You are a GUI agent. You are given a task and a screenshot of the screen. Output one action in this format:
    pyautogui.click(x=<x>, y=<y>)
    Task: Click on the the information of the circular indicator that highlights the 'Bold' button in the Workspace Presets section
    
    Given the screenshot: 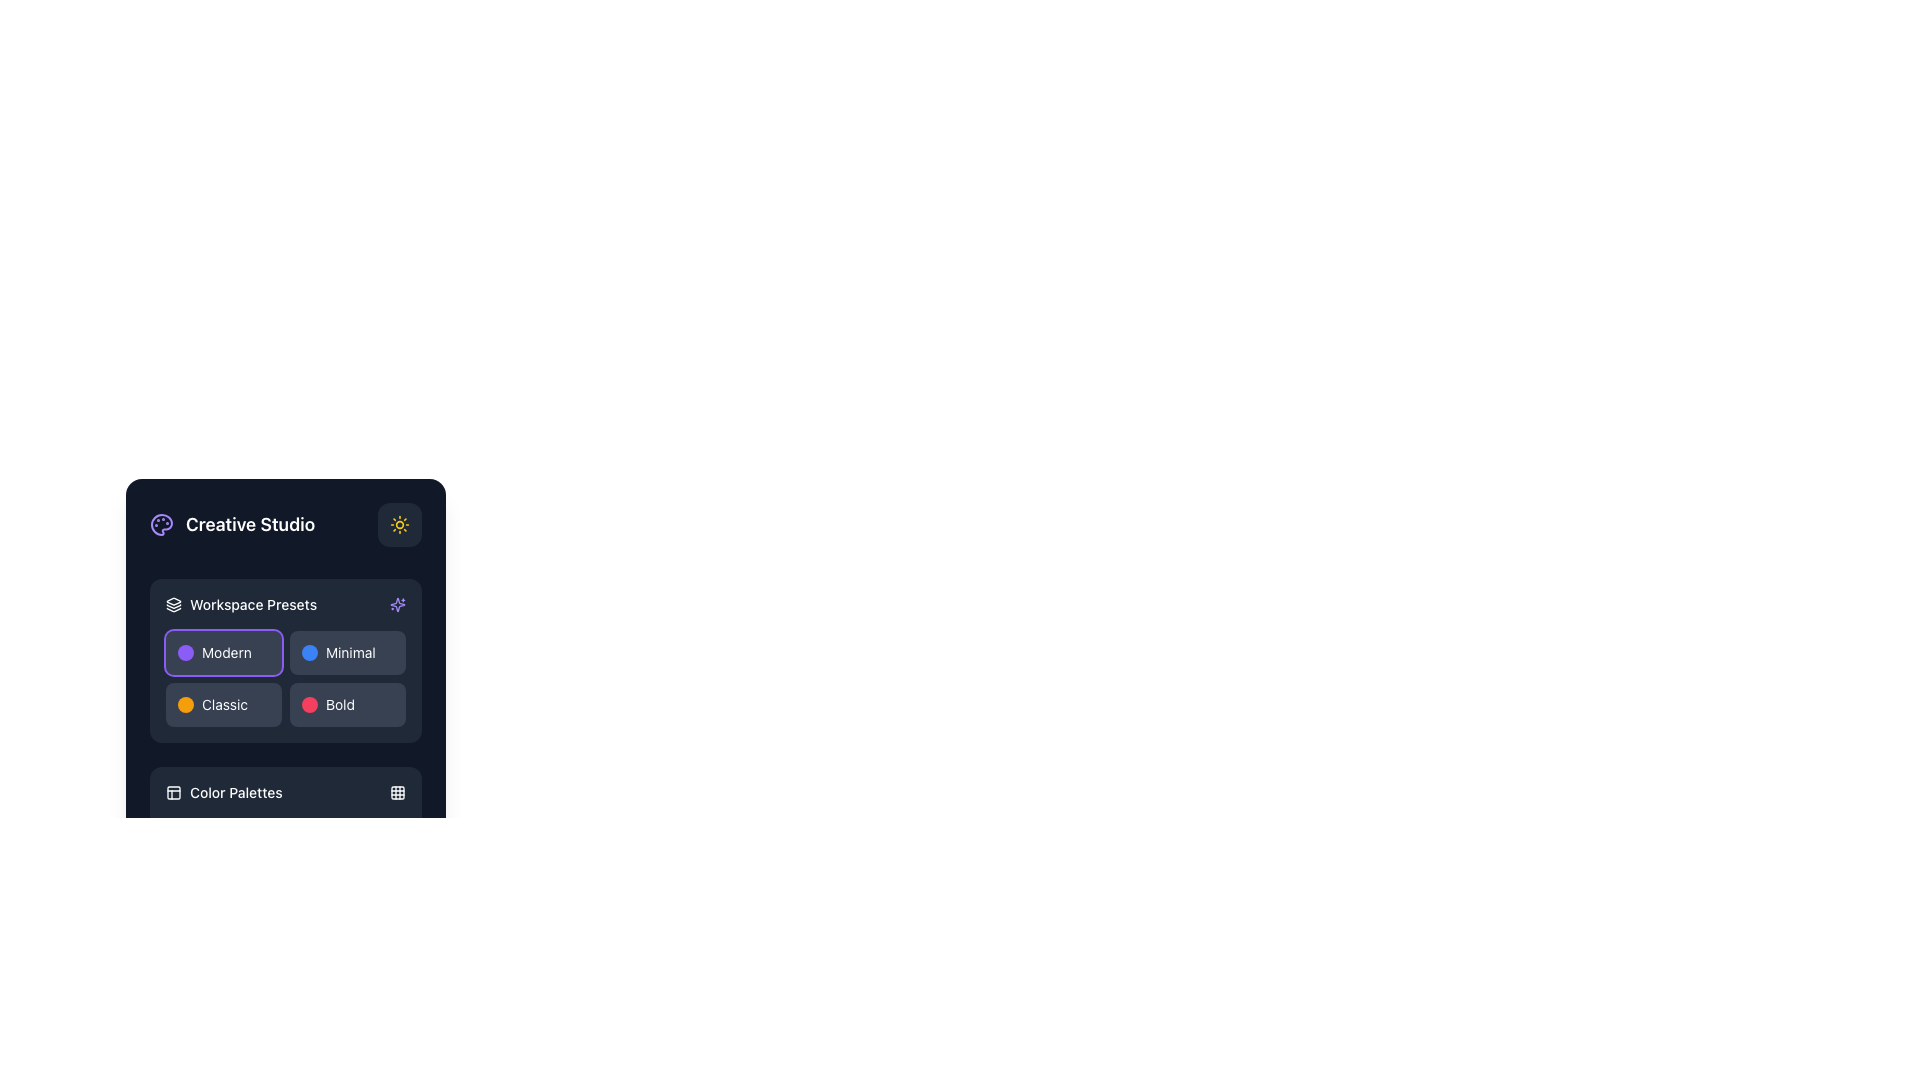 What is the action you would take?
    pyautogui.click(x=309, y=704)
    